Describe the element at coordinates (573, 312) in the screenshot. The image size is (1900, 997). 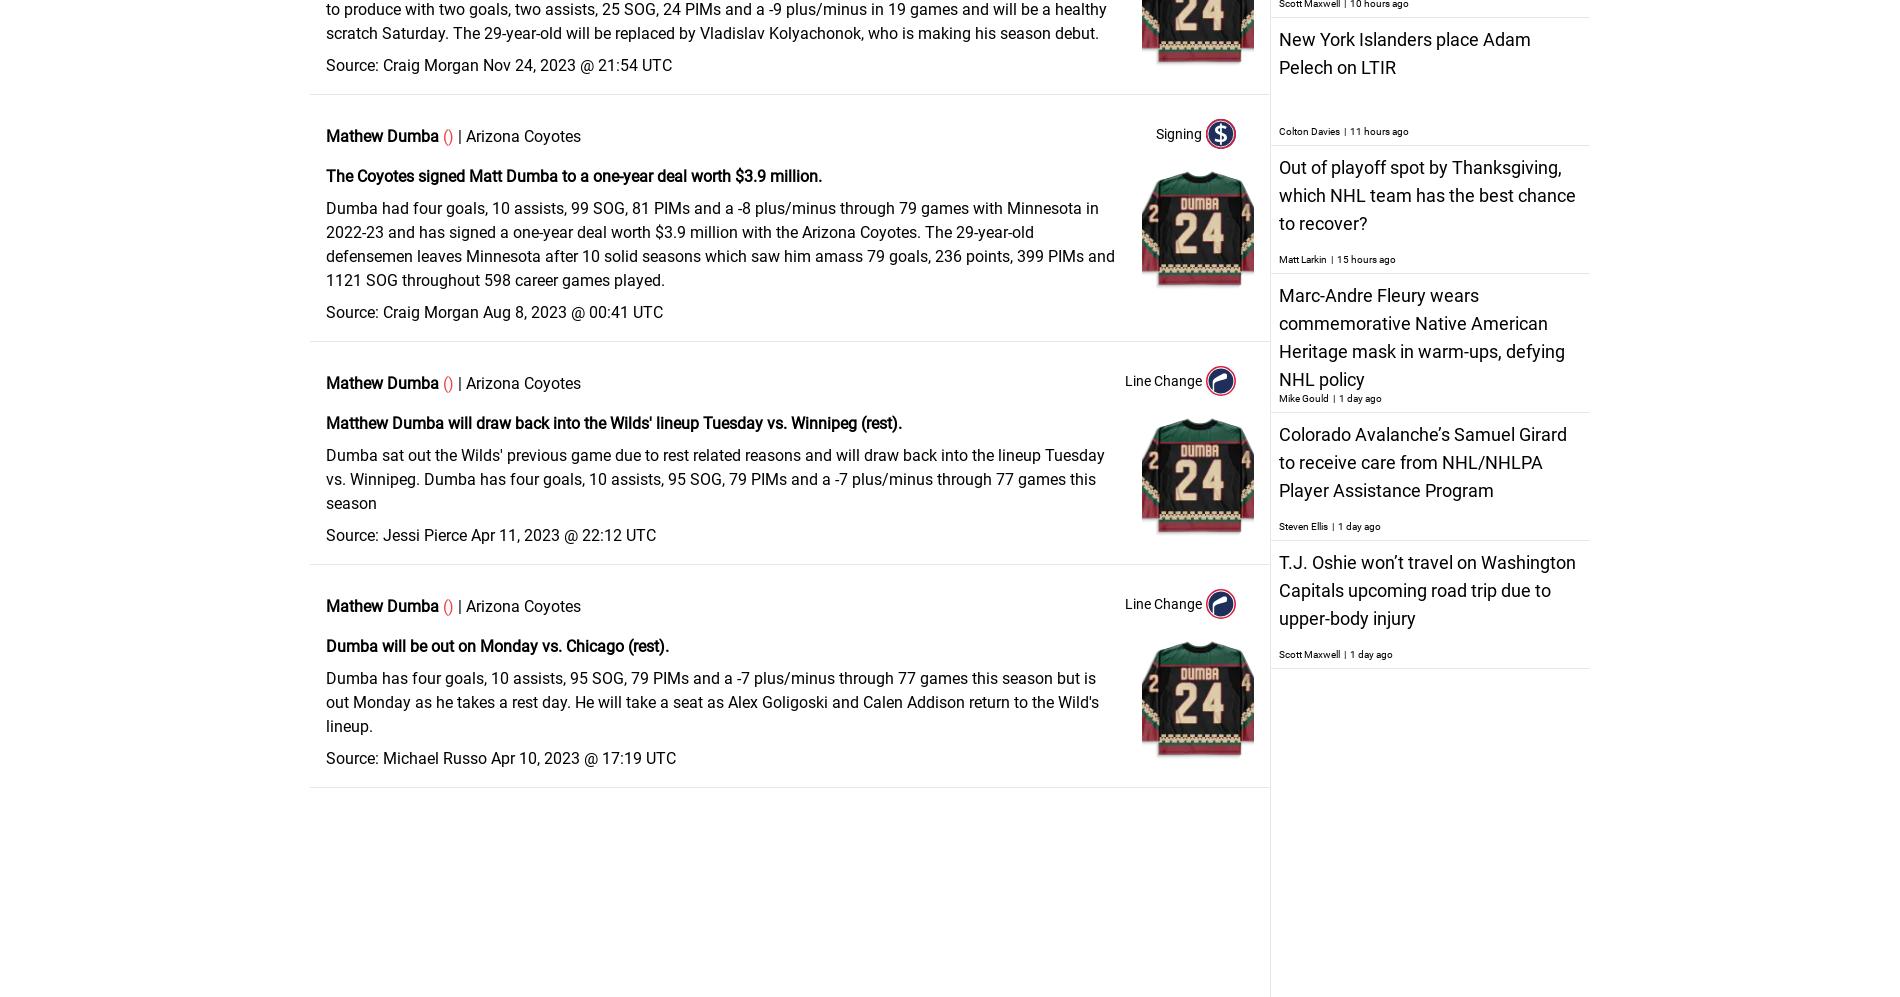
I see `'Aug 8, 2023 @ 00:41 UTC'` at that location.